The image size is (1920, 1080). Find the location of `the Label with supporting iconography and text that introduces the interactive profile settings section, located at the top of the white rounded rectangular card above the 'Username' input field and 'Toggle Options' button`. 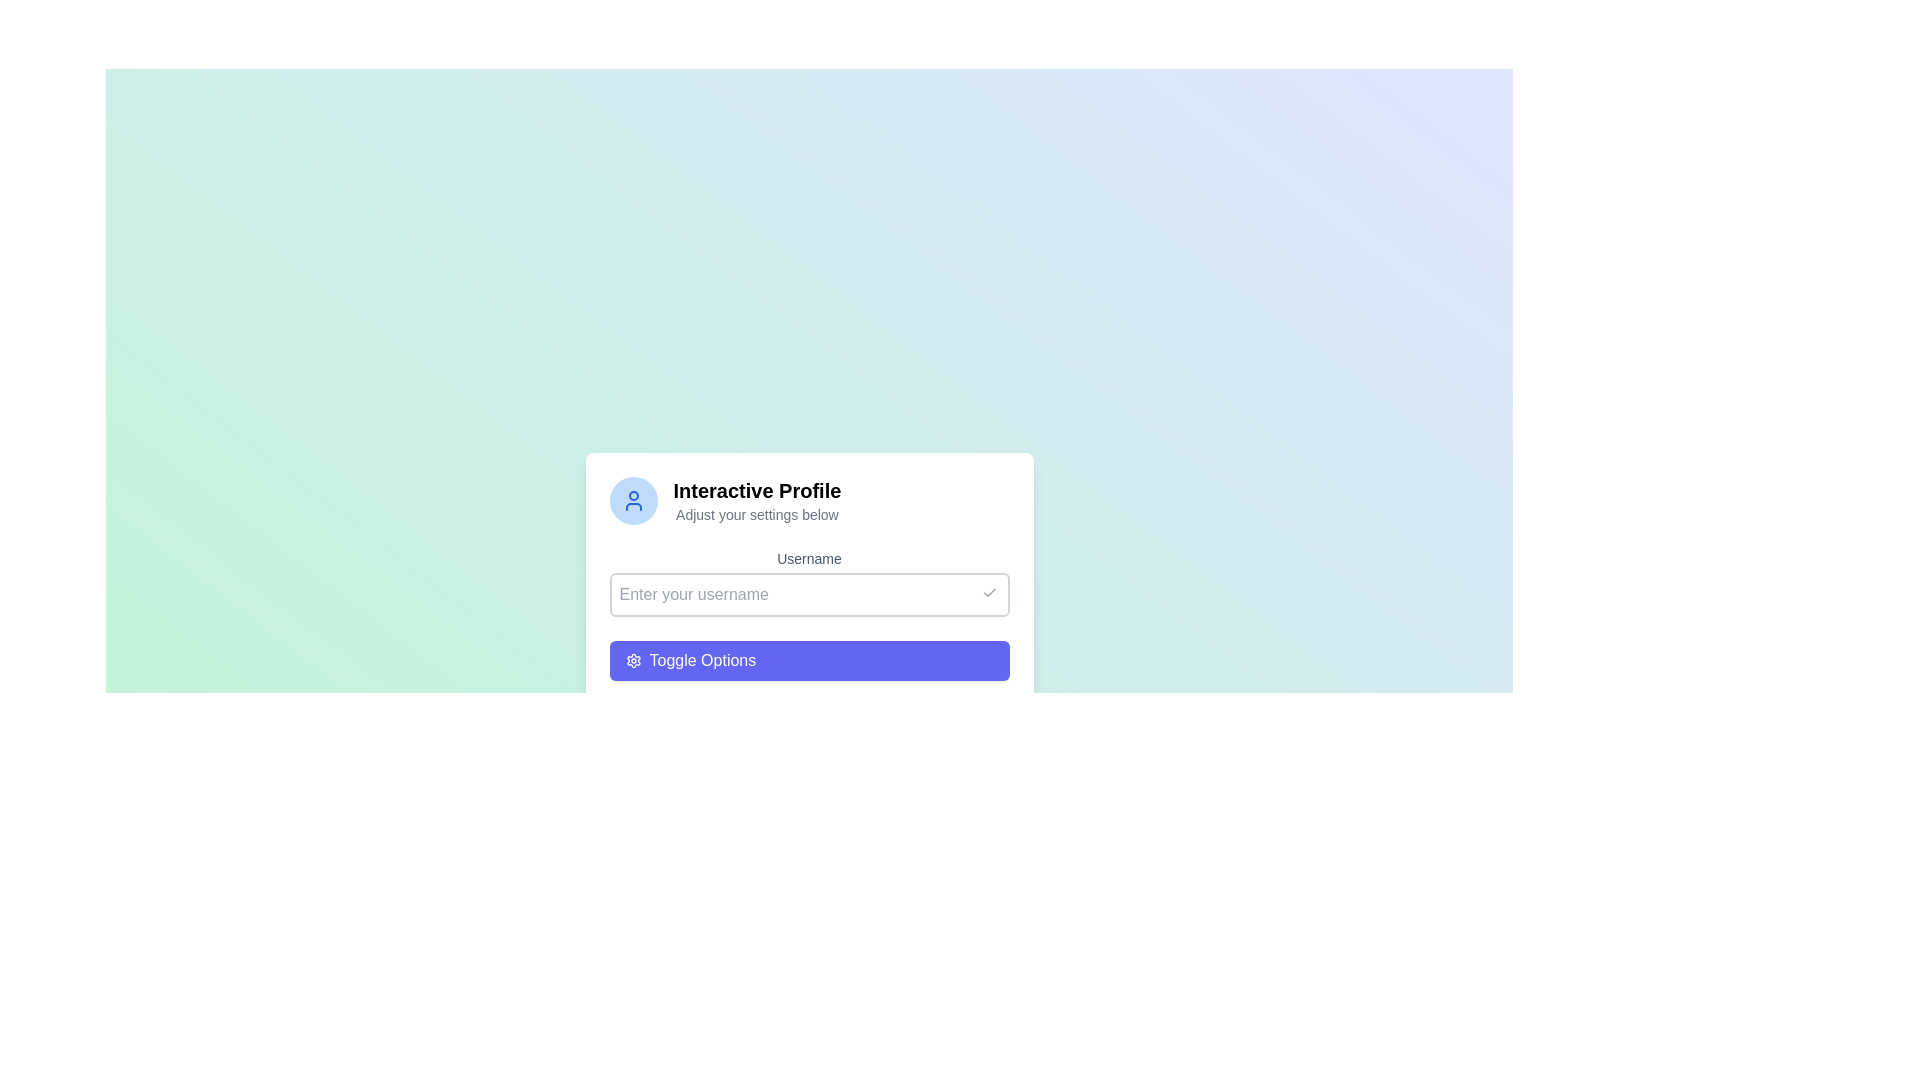

the Label with supporting iconography and text that introduces the interactive profile settings section, located at the top of the white rounded rectangular card above the 'Username' input field and 'Toggle Options' button is located at coordinates (809, 500).